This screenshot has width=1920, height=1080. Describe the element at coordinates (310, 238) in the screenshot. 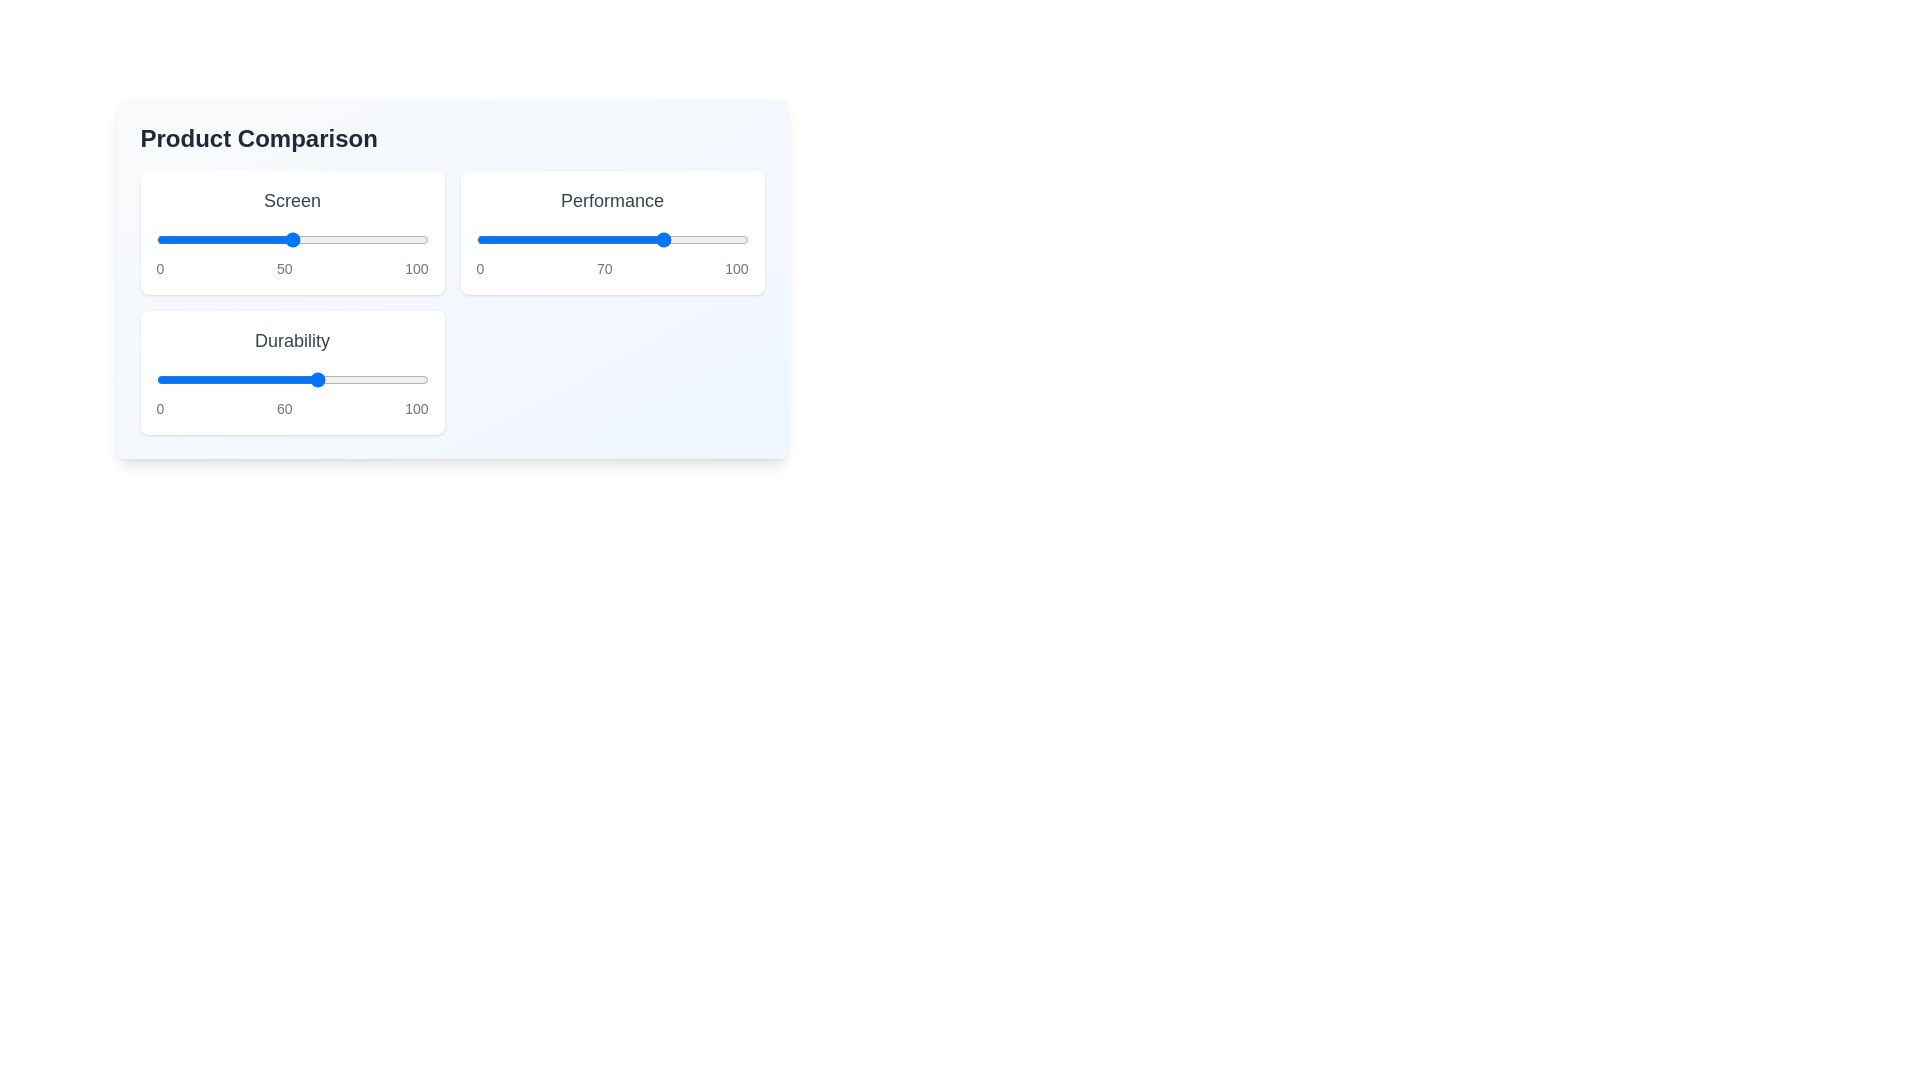

I see `the 'Screen' slider to the value 57` at that location.